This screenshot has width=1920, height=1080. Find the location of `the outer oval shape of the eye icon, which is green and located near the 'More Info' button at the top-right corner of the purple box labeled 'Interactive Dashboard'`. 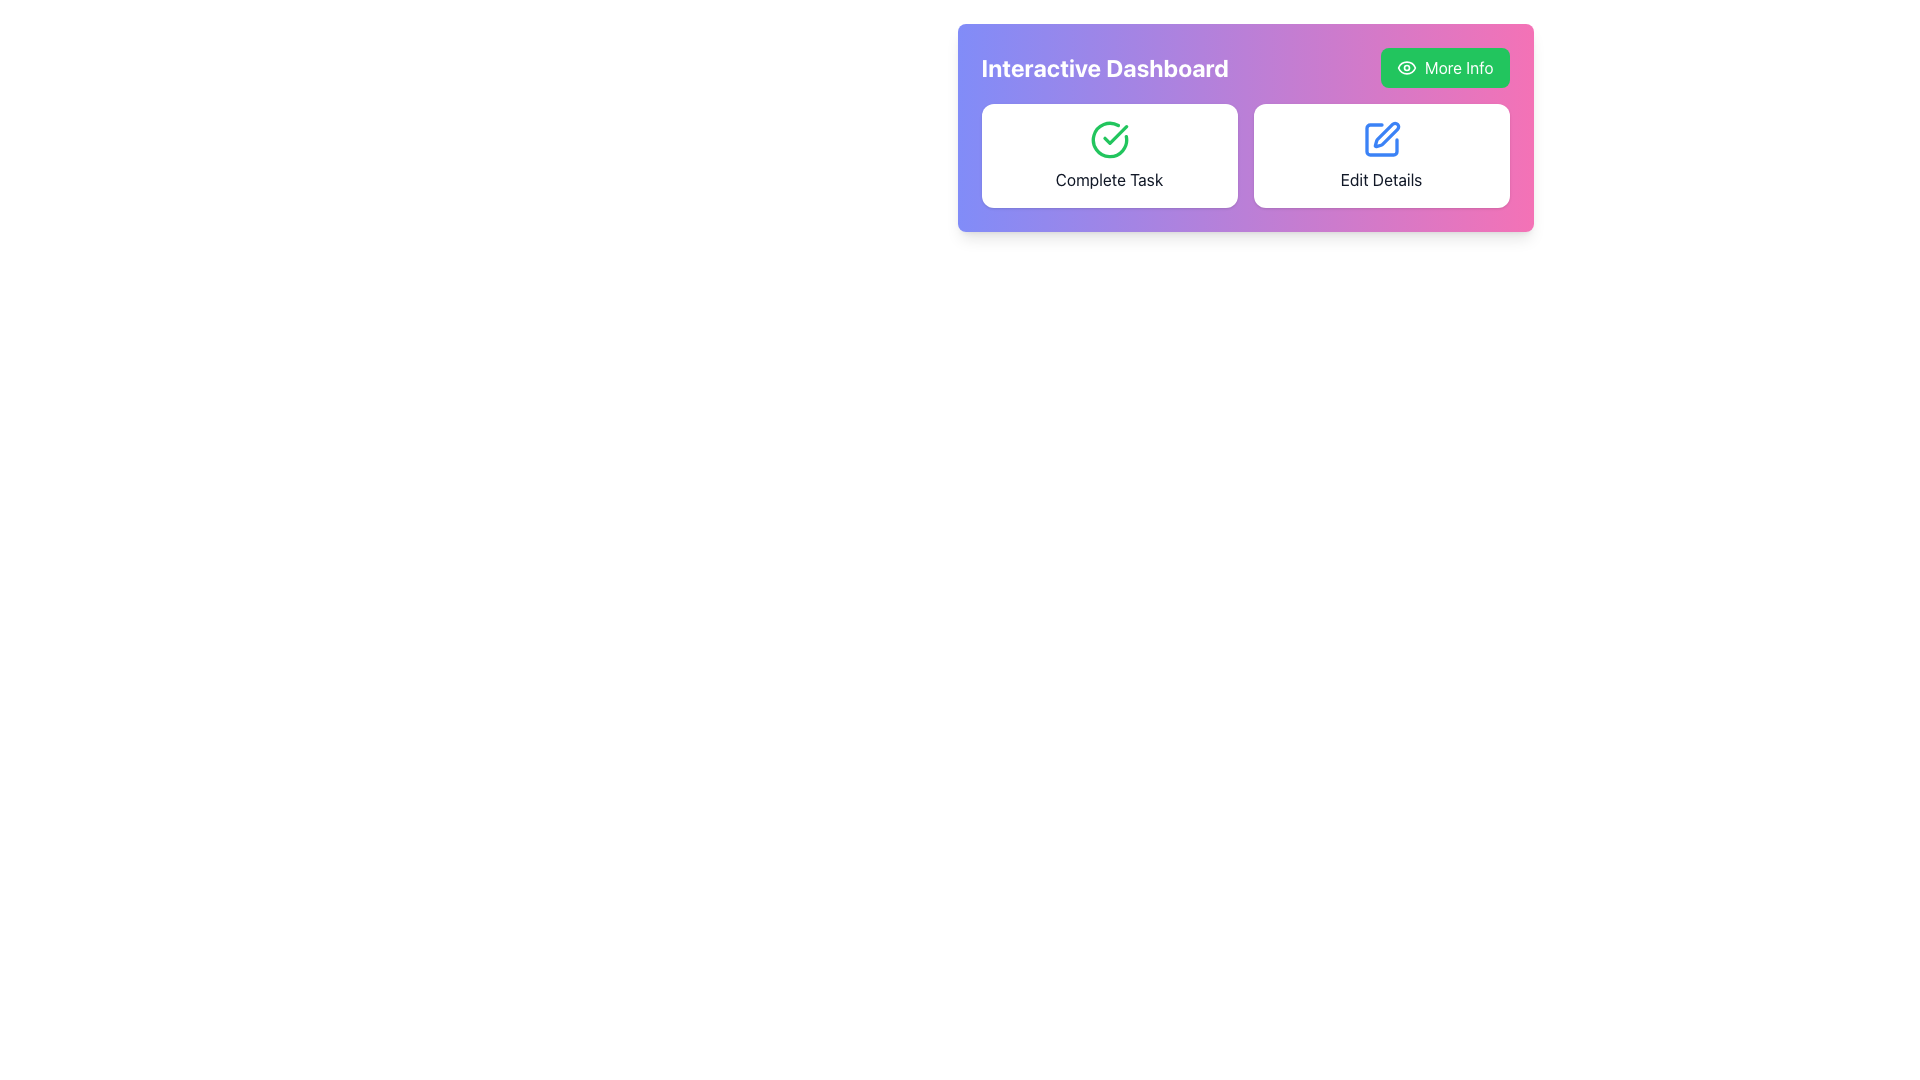

the outer oval shape of the eye icon, which is green and located near the 'More Info' button at the top-right corner of the purple box labeled 'Interactive Dashboard' is located at coordinates (1405, 67).